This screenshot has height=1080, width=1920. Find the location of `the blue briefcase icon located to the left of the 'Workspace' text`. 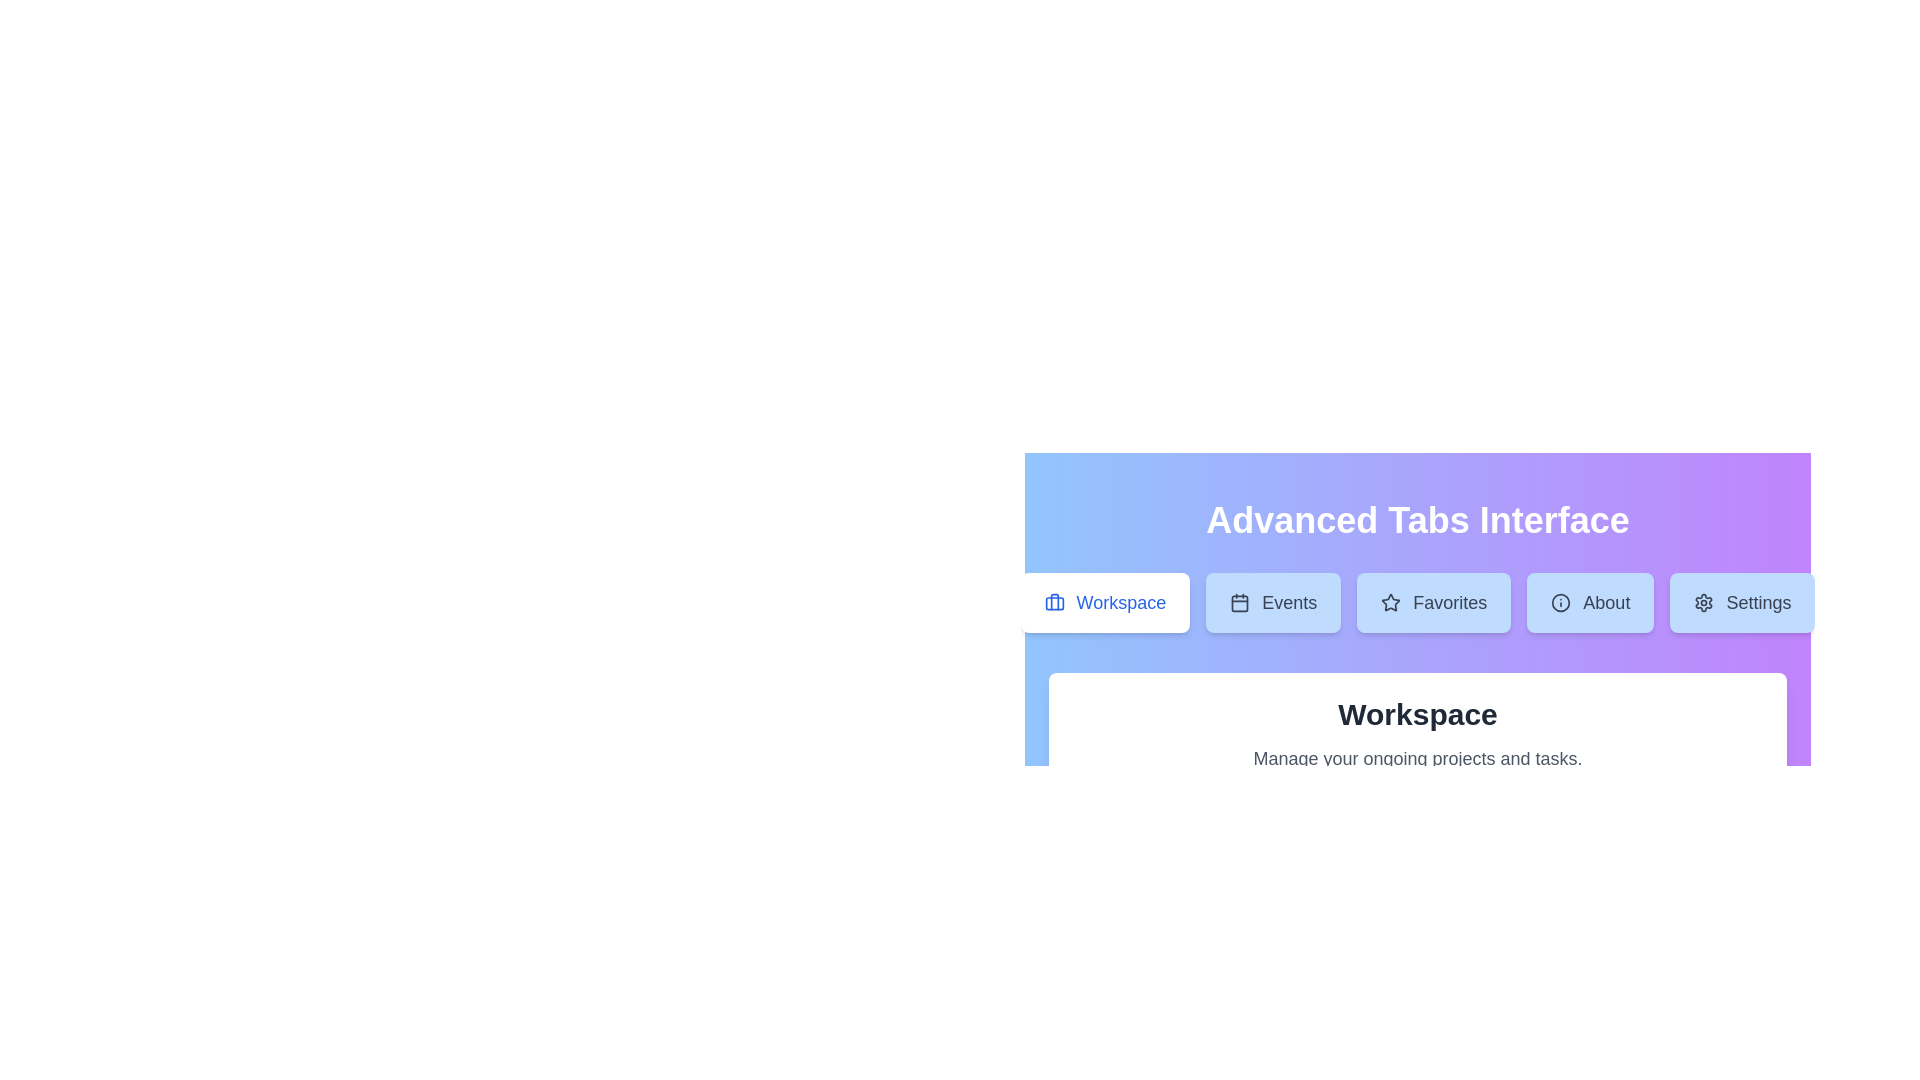

the blue briefcase icon located to the left of the 'Workspace' text is located at coordinates (1053, 601).